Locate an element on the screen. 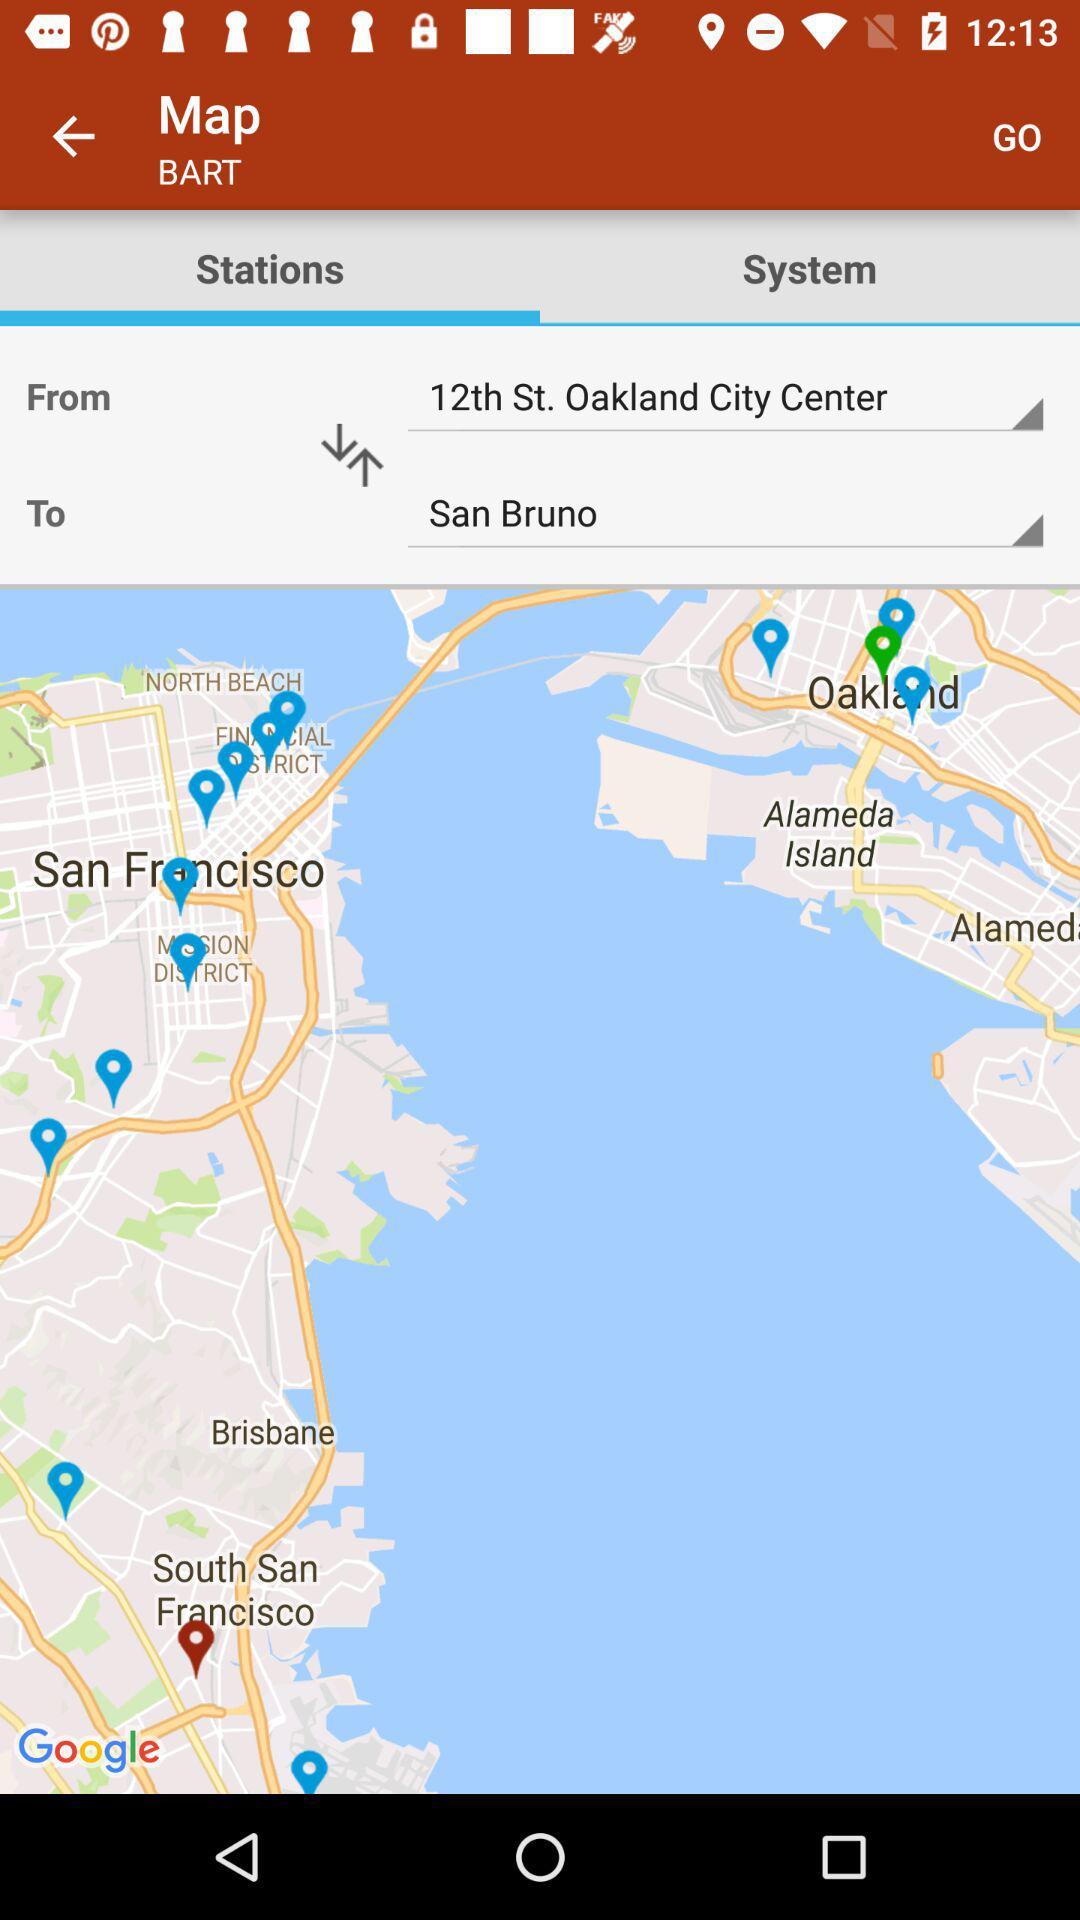  switch departure and destination locations is located at coordinates (351, 454).